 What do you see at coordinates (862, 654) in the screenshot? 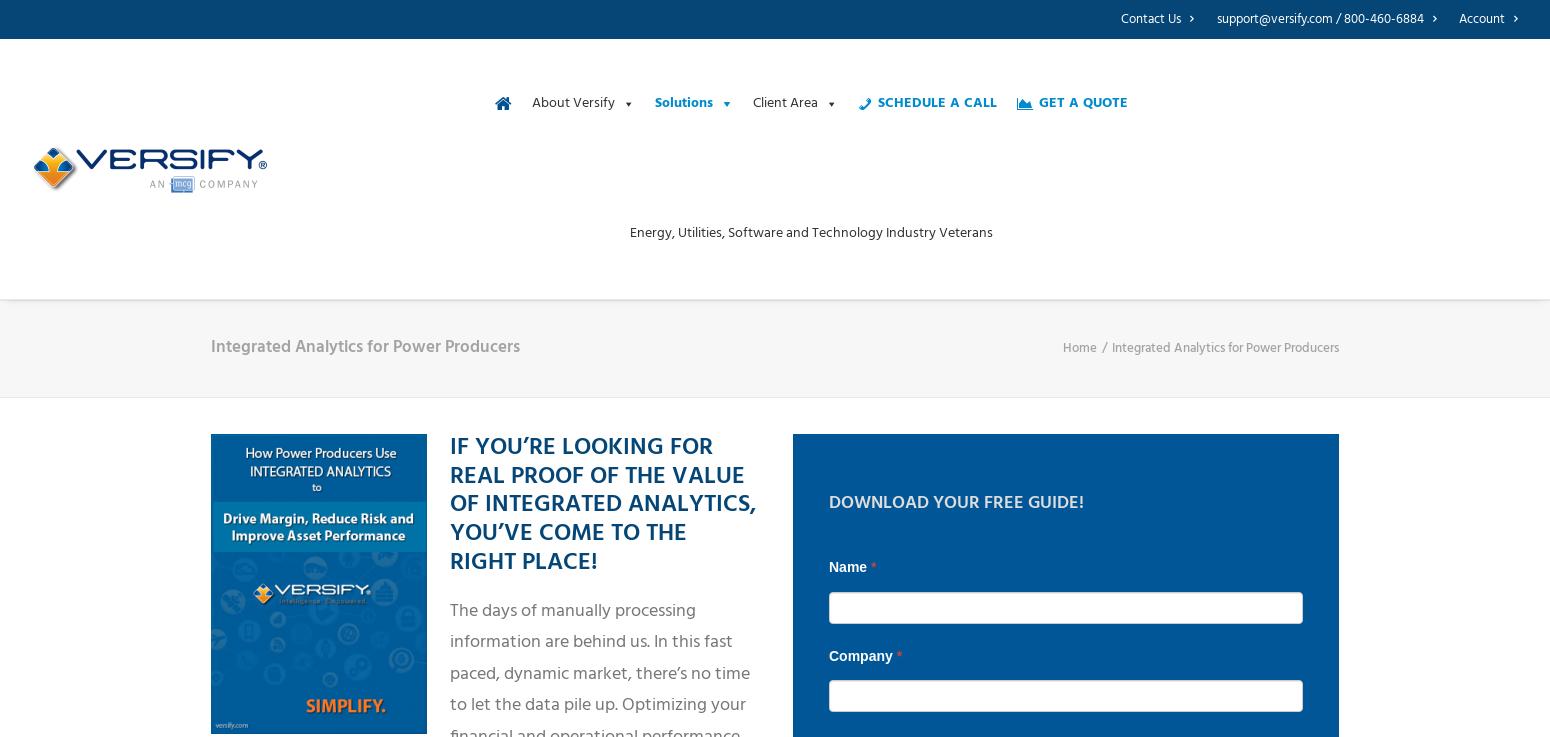
I see `'Company'` at bounding box center [862, 654].